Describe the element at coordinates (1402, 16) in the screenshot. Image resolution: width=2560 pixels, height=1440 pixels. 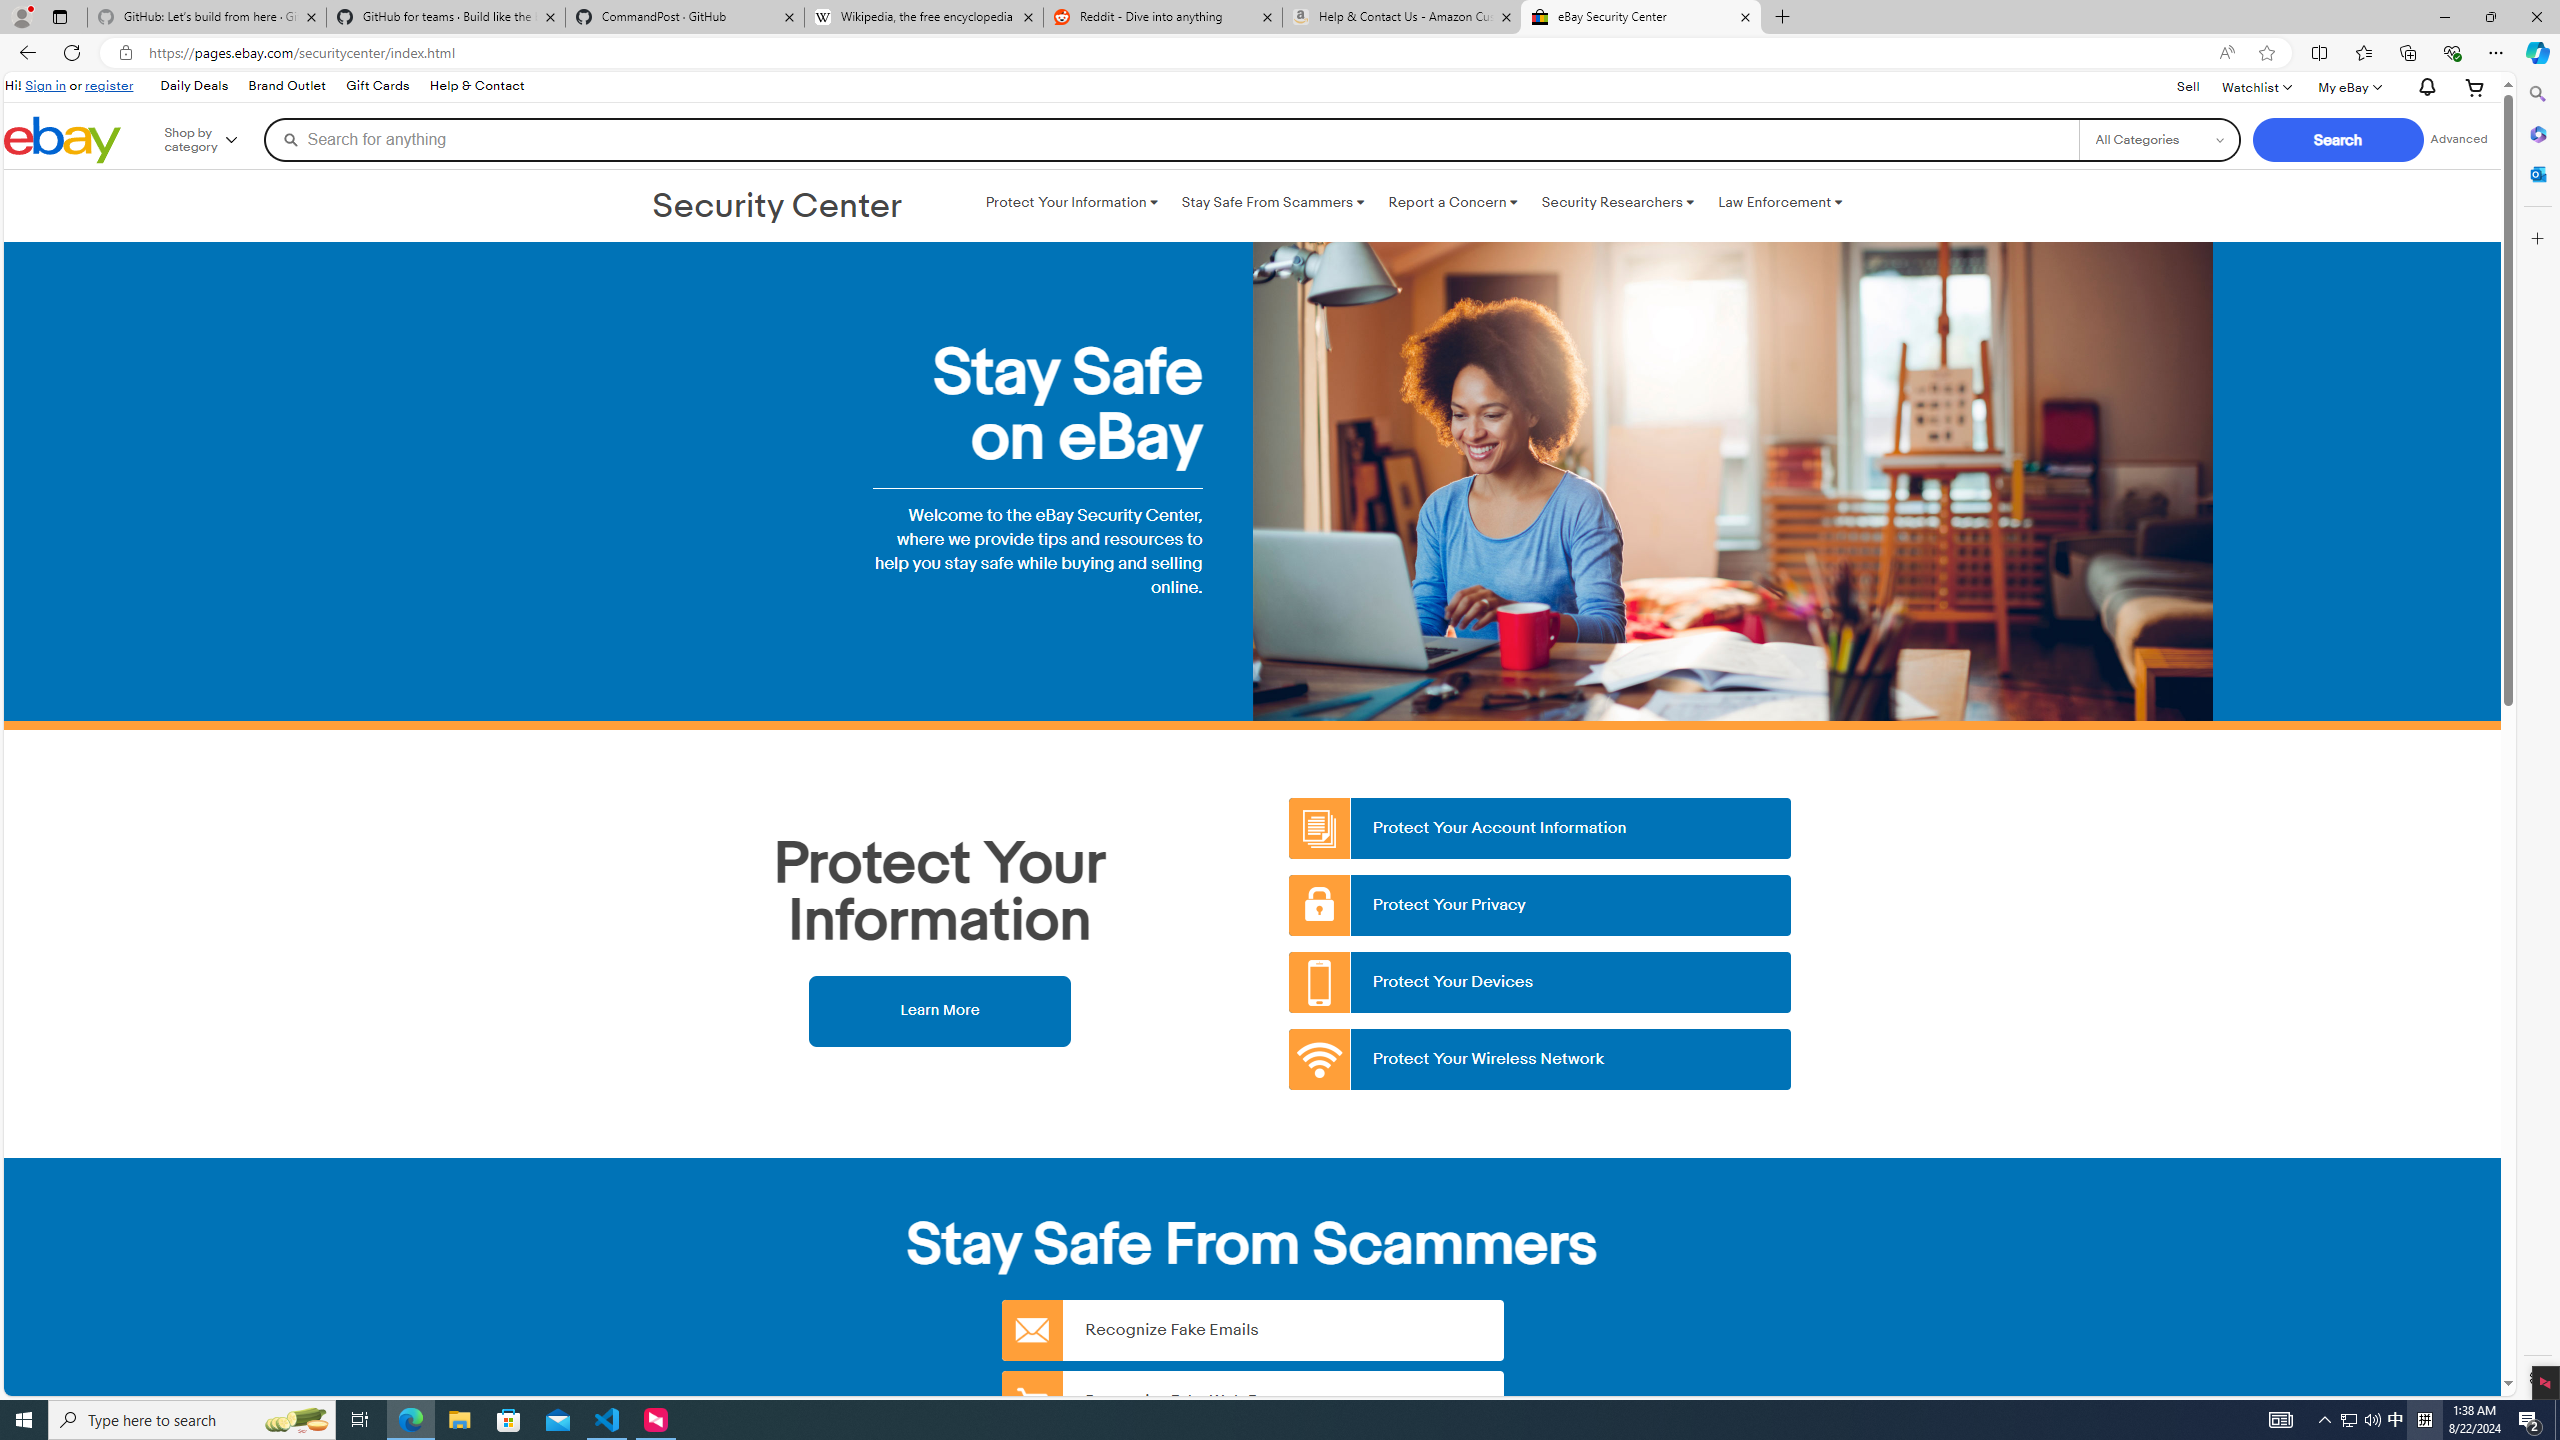
I see `'Help & Contact Us - Amazon Customer Service - Sleeping'` at that location.